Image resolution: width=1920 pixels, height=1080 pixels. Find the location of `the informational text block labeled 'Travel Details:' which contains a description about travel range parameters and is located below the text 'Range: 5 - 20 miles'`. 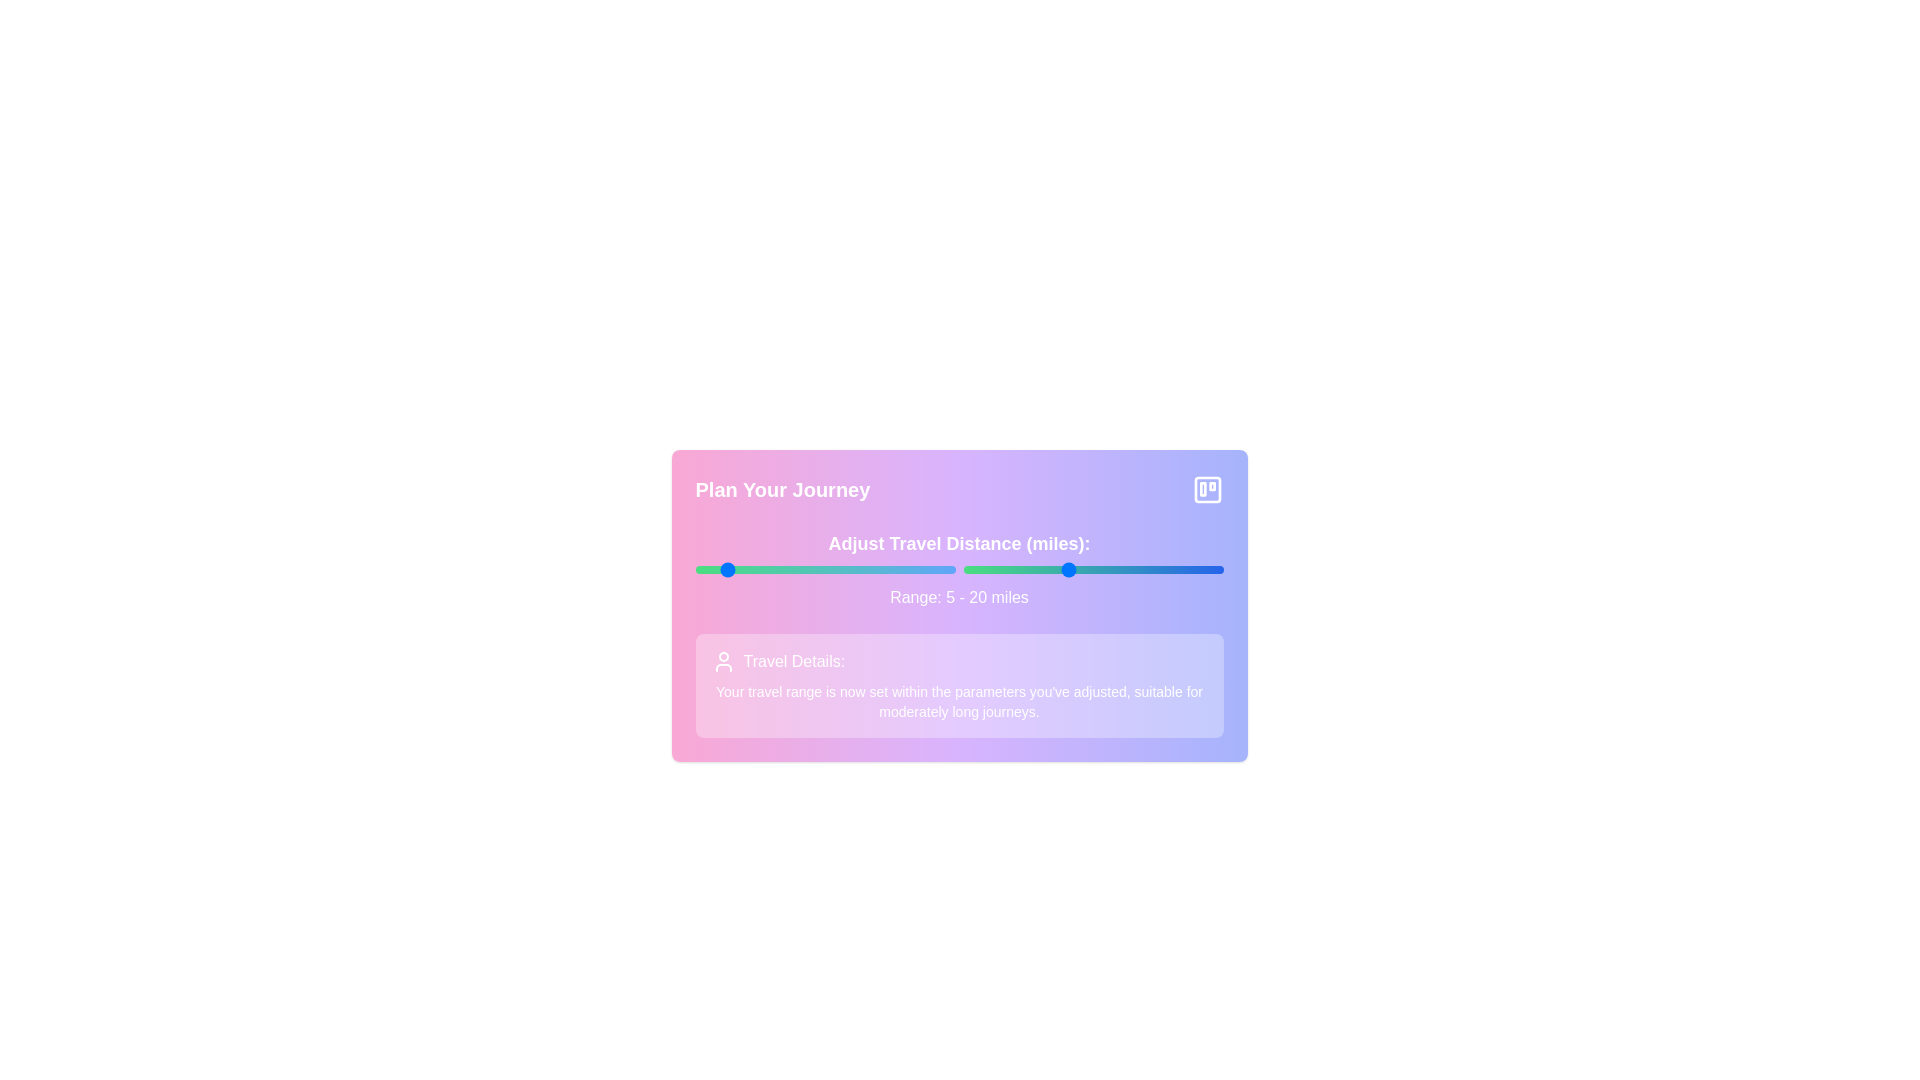

the informational text block labeled 'Travel Details:' which contains a description about travel range parameters and is located below the text 'Range: 5 - 20 miles' is located at coordinates (958, 685).